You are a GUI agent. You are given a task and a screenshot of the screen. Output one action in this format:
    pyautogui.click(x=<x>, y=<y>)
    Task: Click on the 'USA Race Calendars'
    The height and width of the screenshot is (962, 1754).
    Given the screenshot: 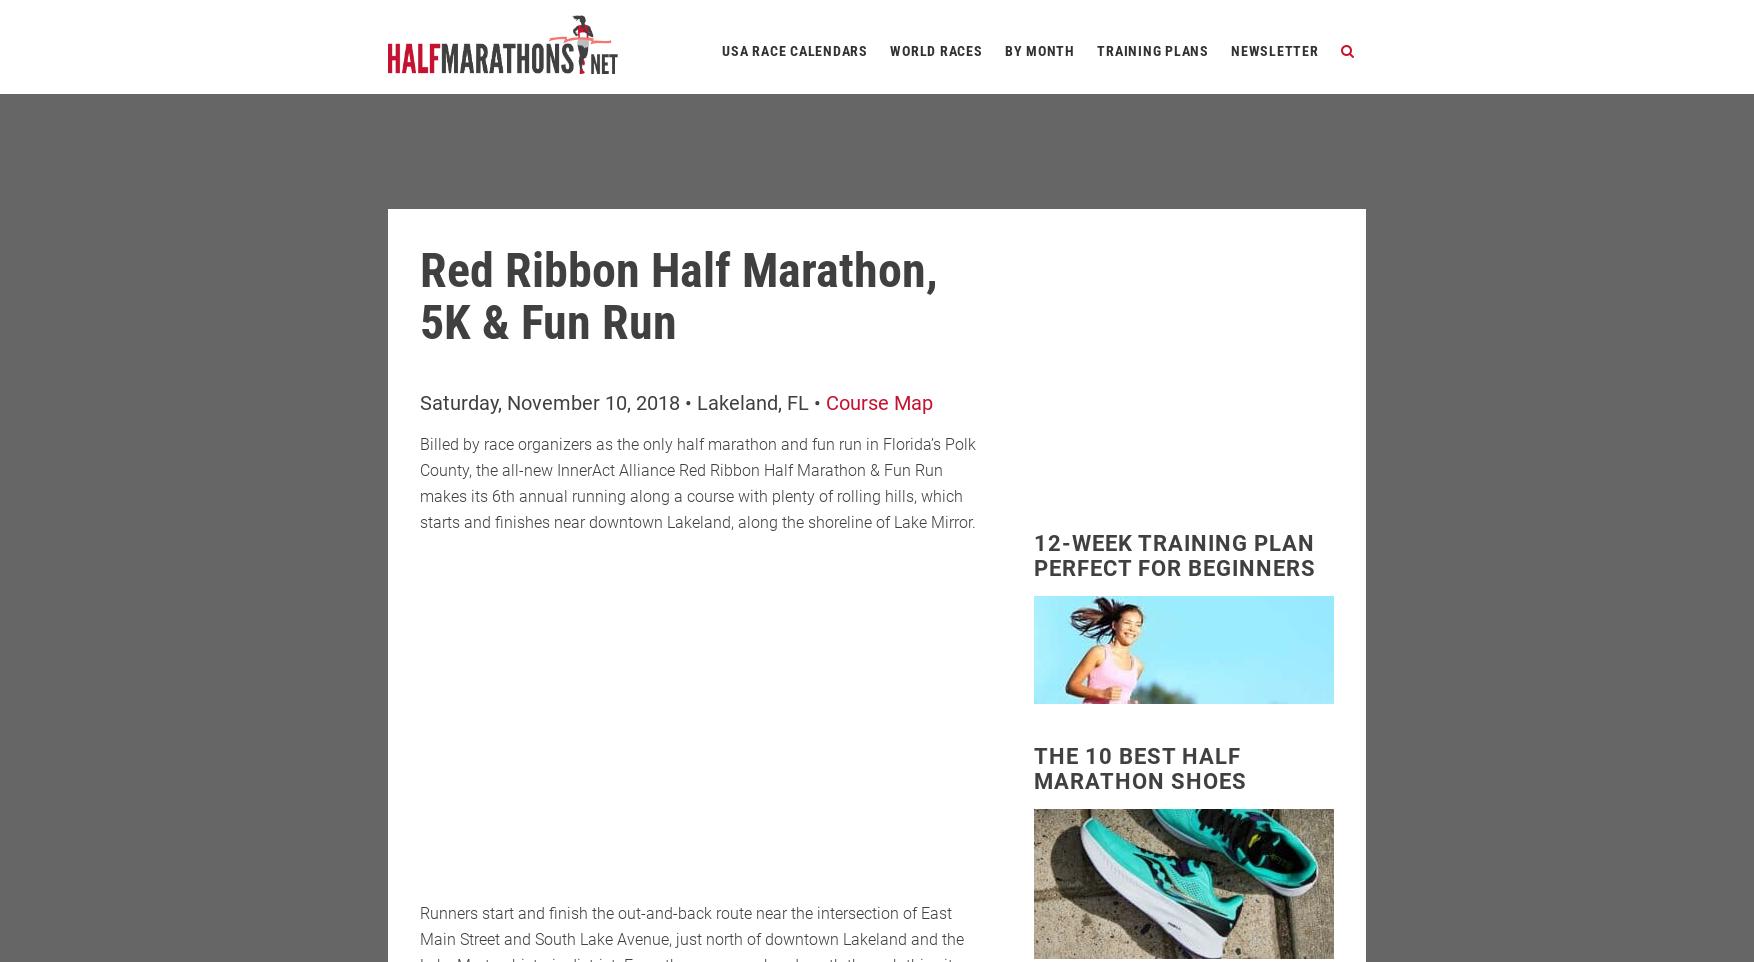 What is the action you would take?
    pyautogui.click(x=721, y=50)
    